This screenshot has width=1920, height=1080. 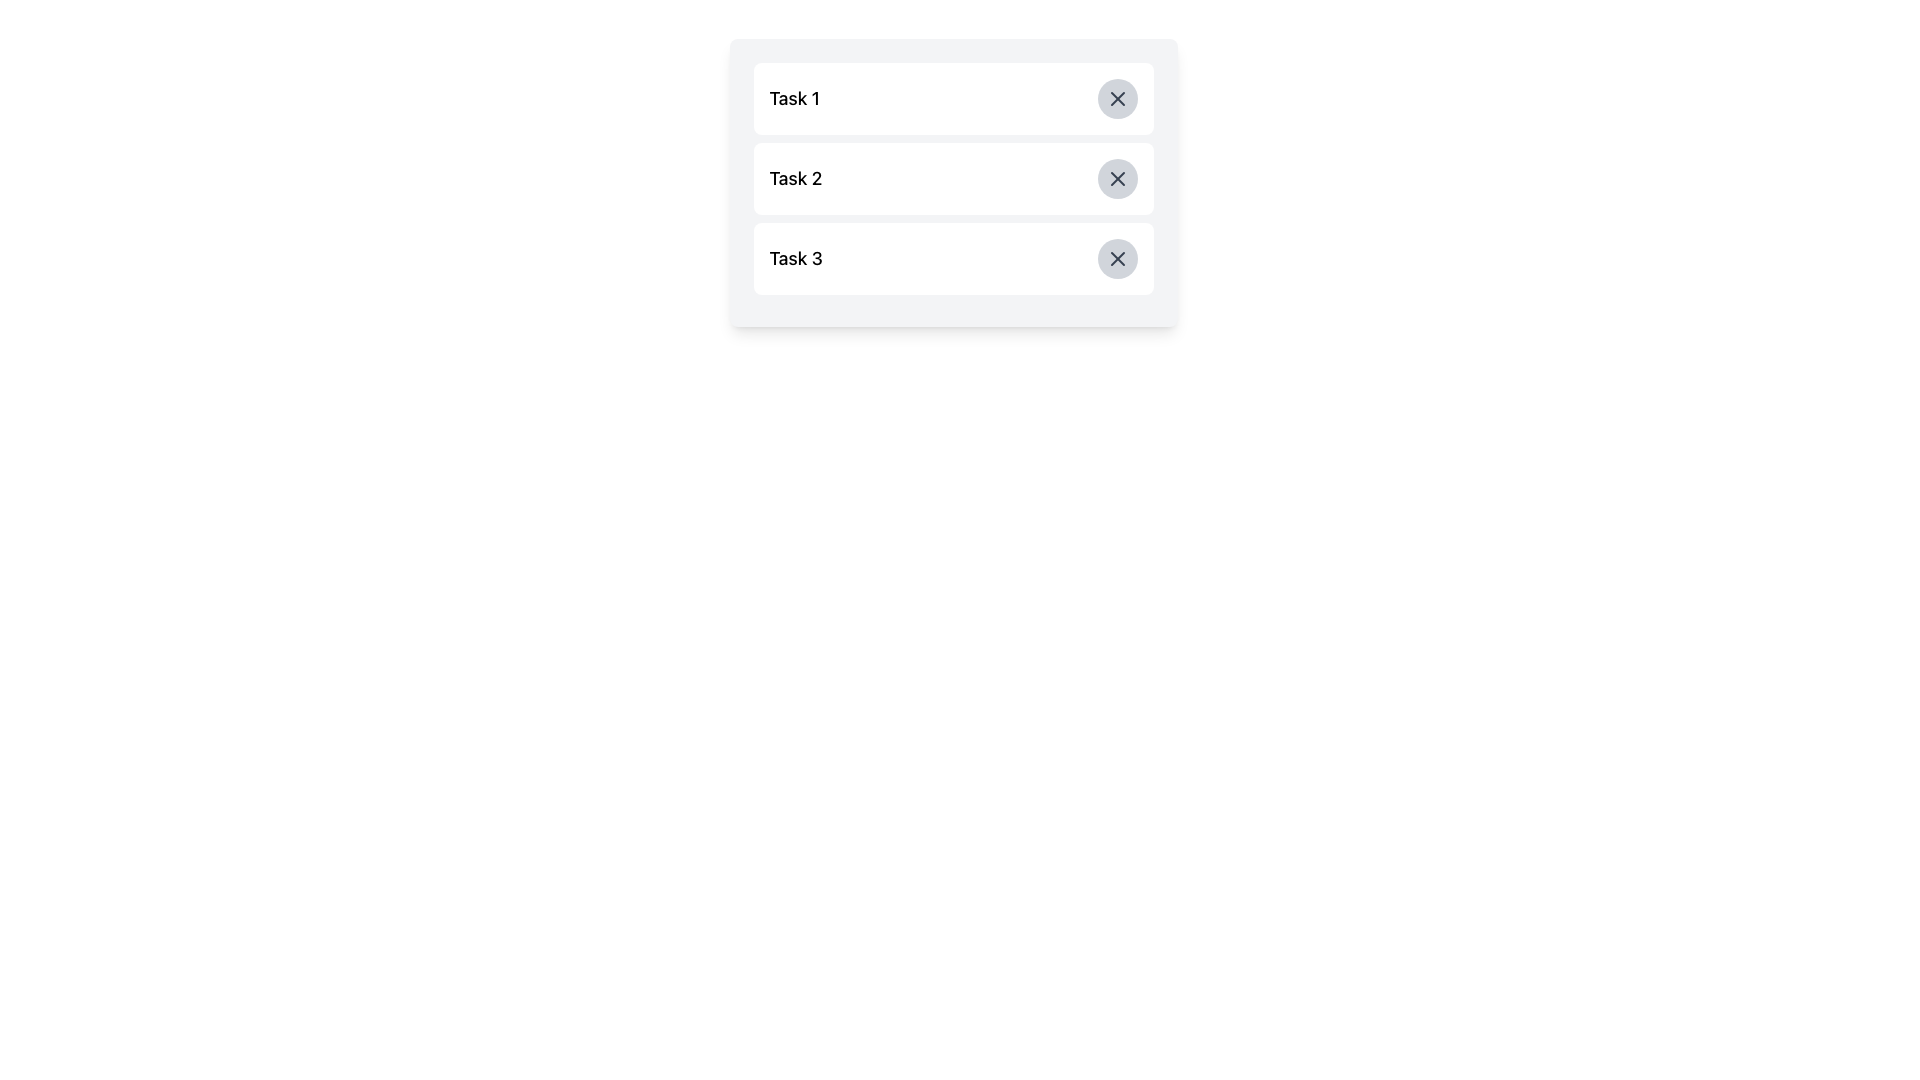 I want to click on the 'X' icon on the right side of the list item labeled 'Task 3', so click(x=1116, y=257).